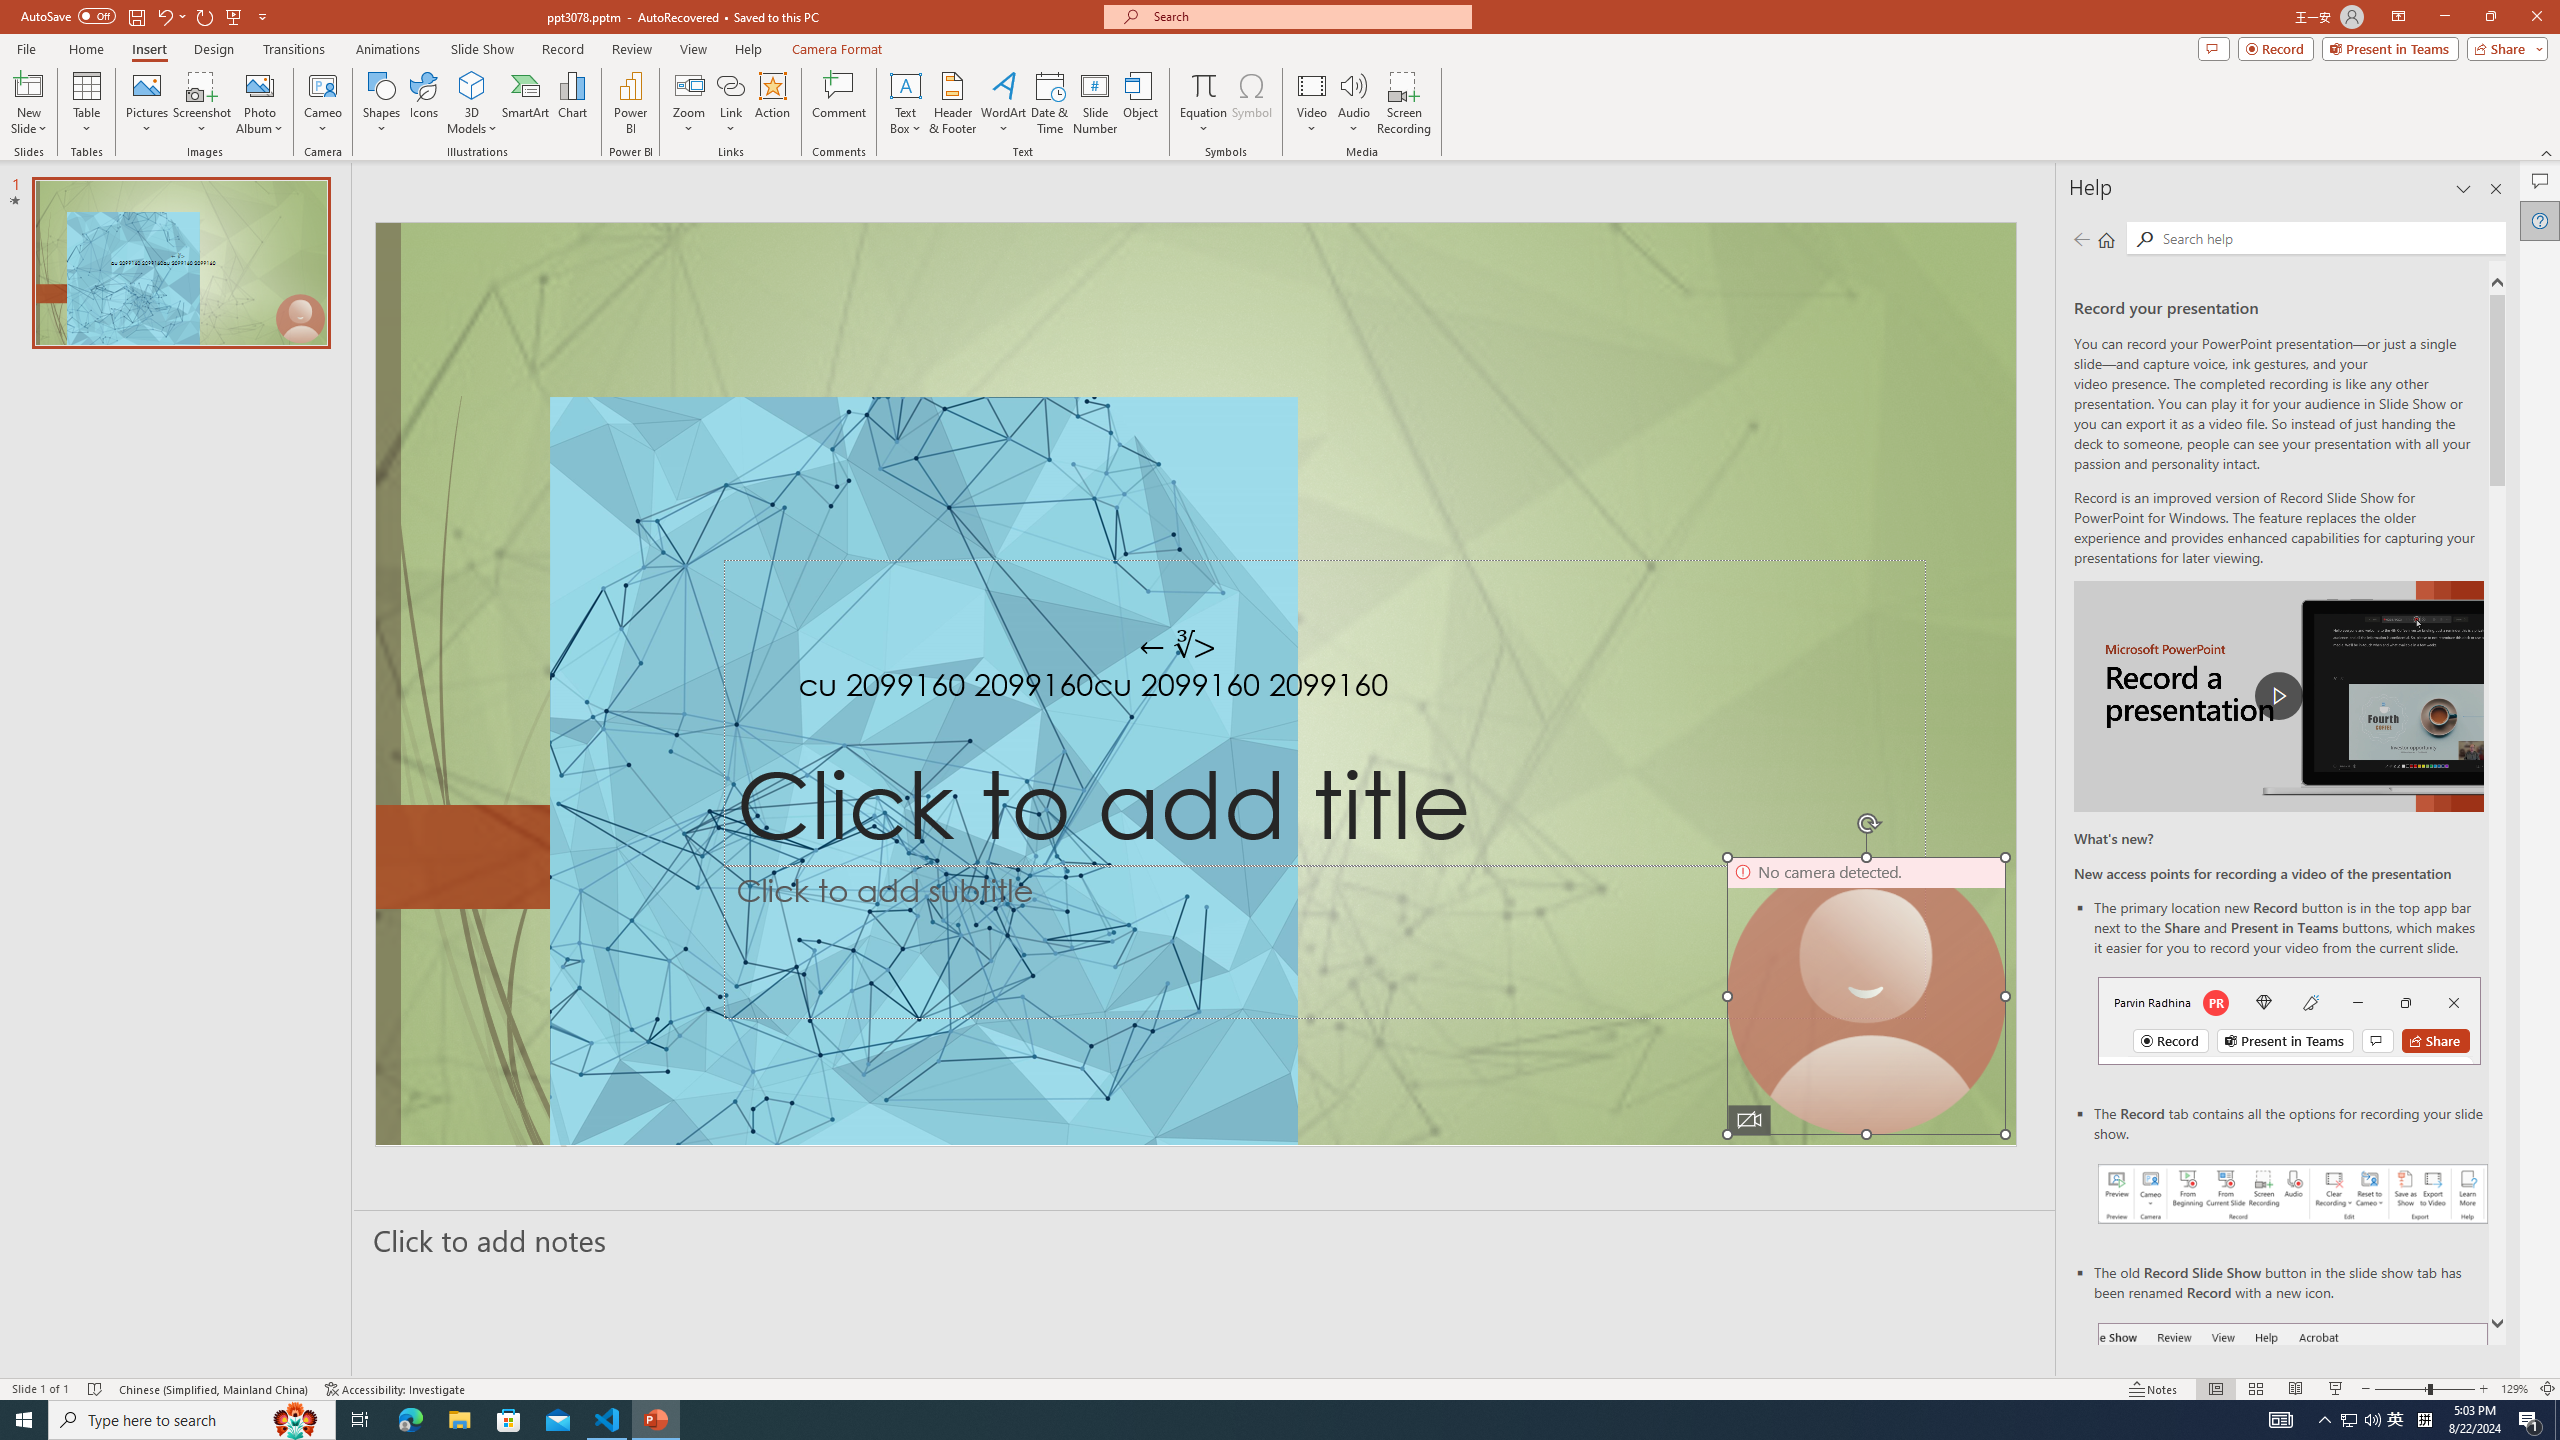 The height and width of the screenshot is (1440, 2560). What do you see at coordinates (1866, 995) in the screenshot?
I see `'Camera 9, No camera detected.'` at bounding box center [1866, 995].